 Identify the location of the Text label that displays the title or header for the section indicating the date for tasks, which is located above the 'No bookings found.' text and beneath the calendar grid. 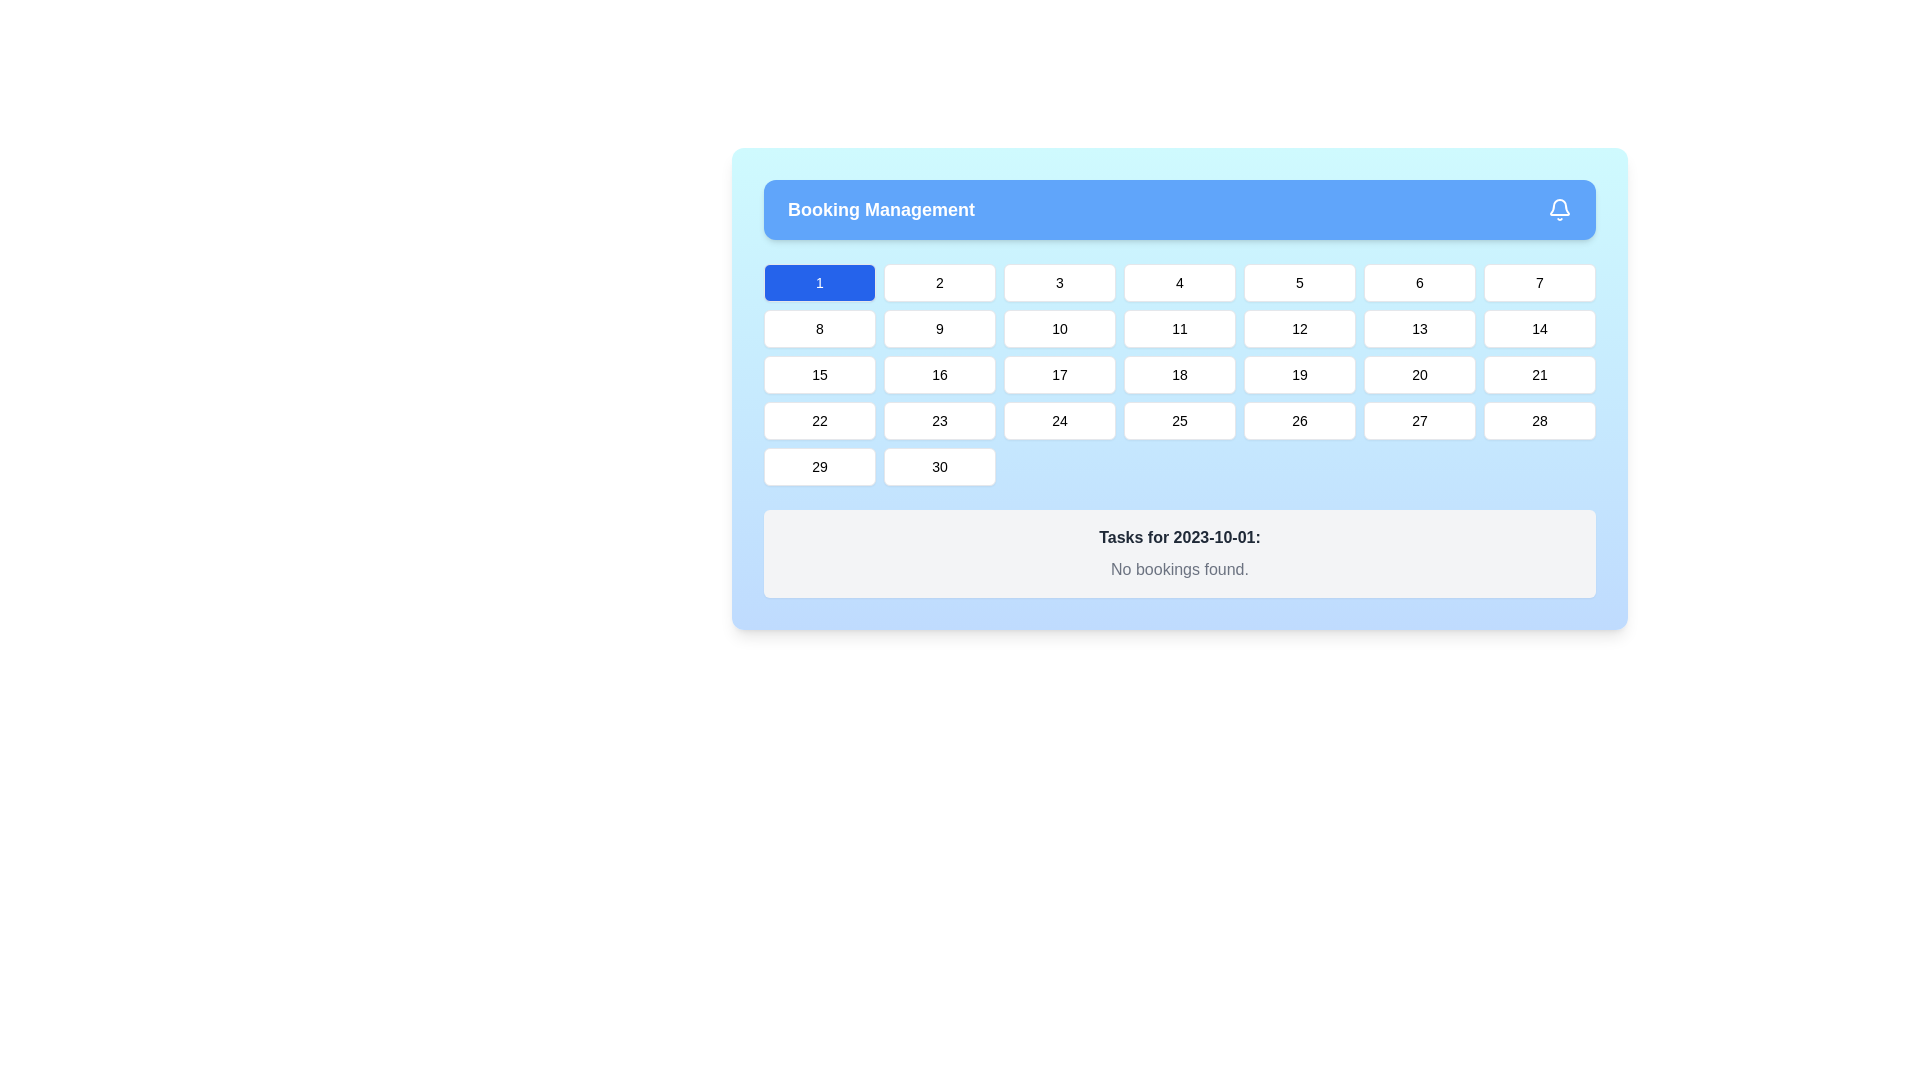
(1180, 536).